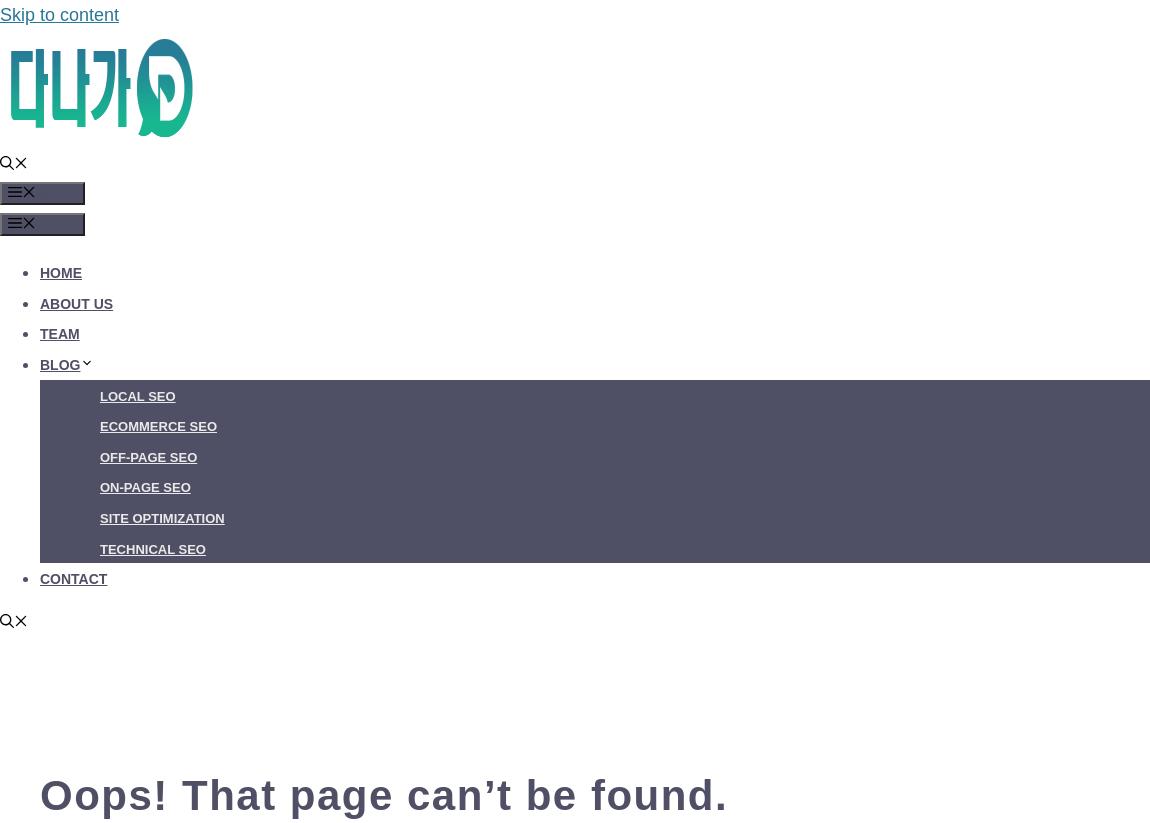  Describe the element at coordinates (75, 302) in the screenshot. I see `'About Us'` at that location.